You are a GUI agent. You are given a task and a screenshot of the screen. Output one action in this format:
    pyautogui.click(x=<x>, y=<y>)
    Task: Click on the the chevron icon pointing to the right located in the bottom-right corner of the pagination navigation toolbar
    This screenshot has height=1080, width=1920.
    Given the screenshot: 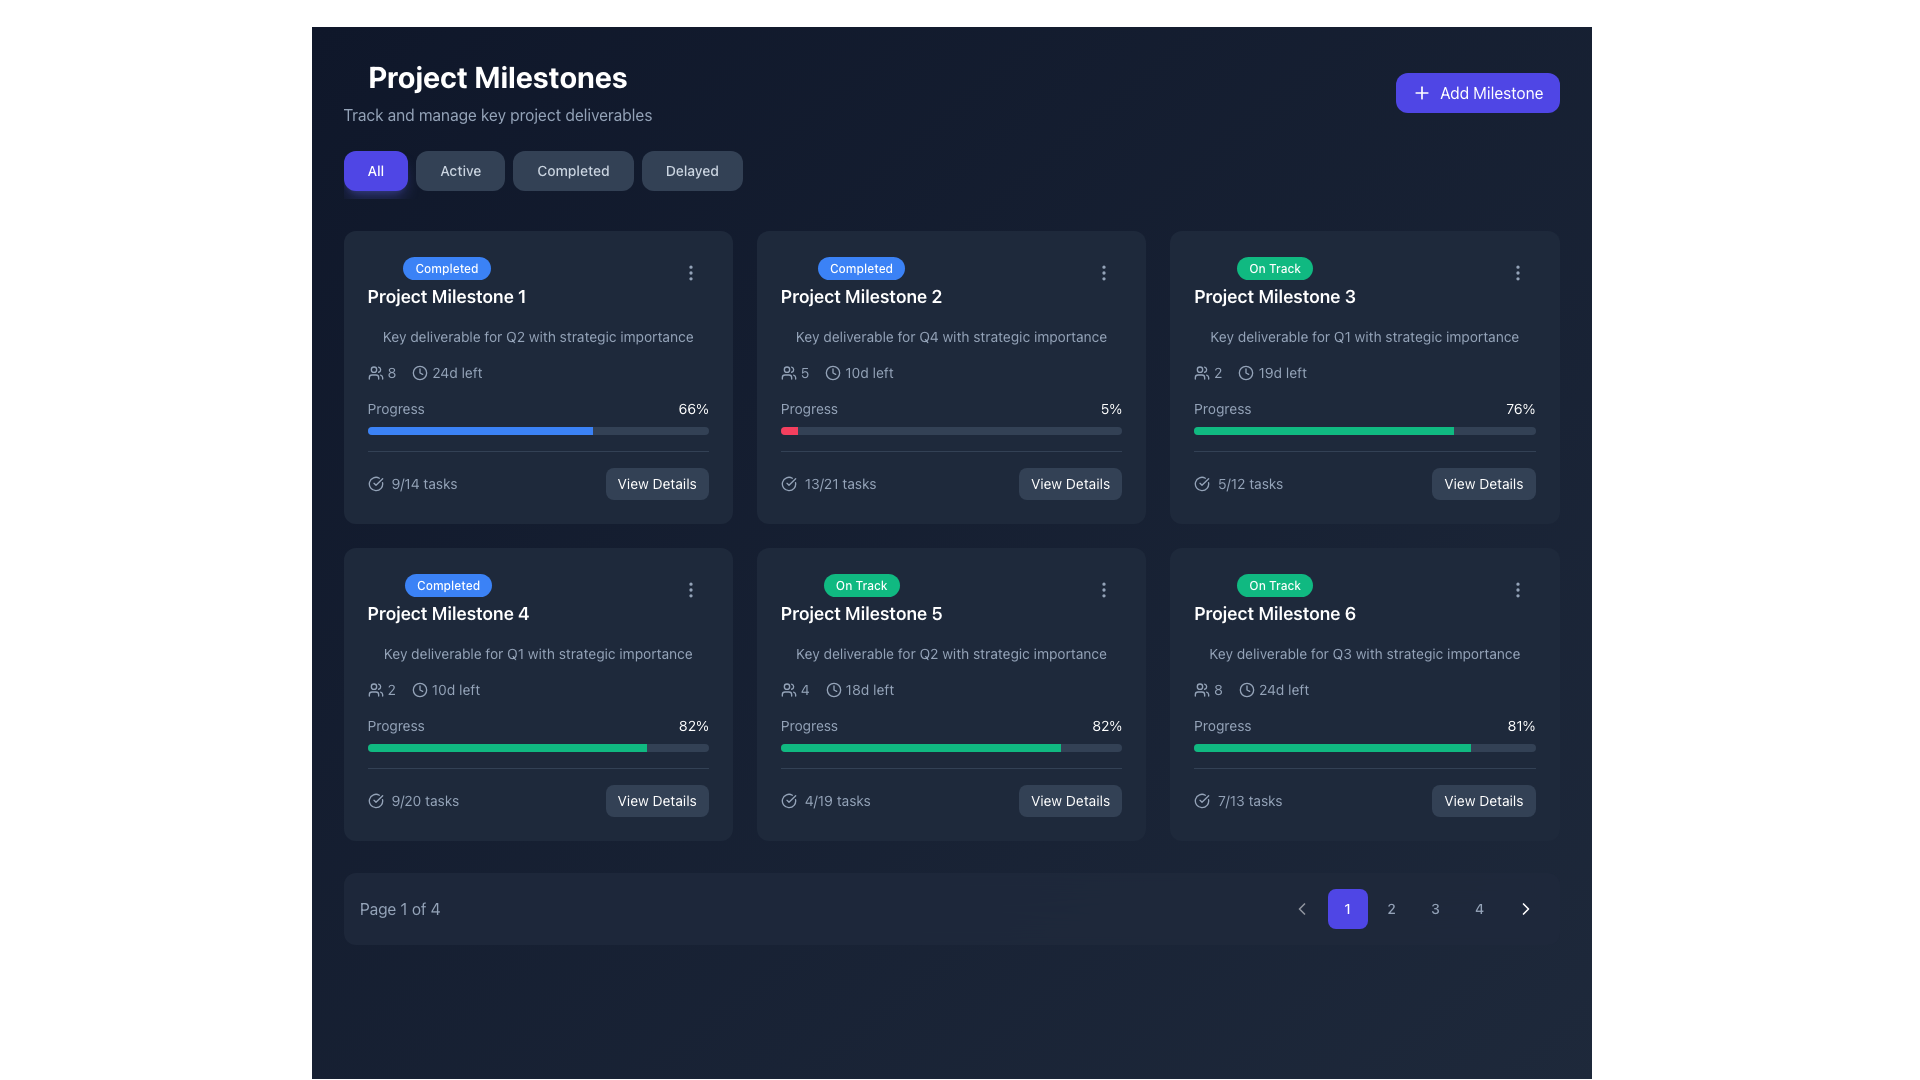 What is the action you would take?
    pyautogui.click(x=1524, y=909)
    